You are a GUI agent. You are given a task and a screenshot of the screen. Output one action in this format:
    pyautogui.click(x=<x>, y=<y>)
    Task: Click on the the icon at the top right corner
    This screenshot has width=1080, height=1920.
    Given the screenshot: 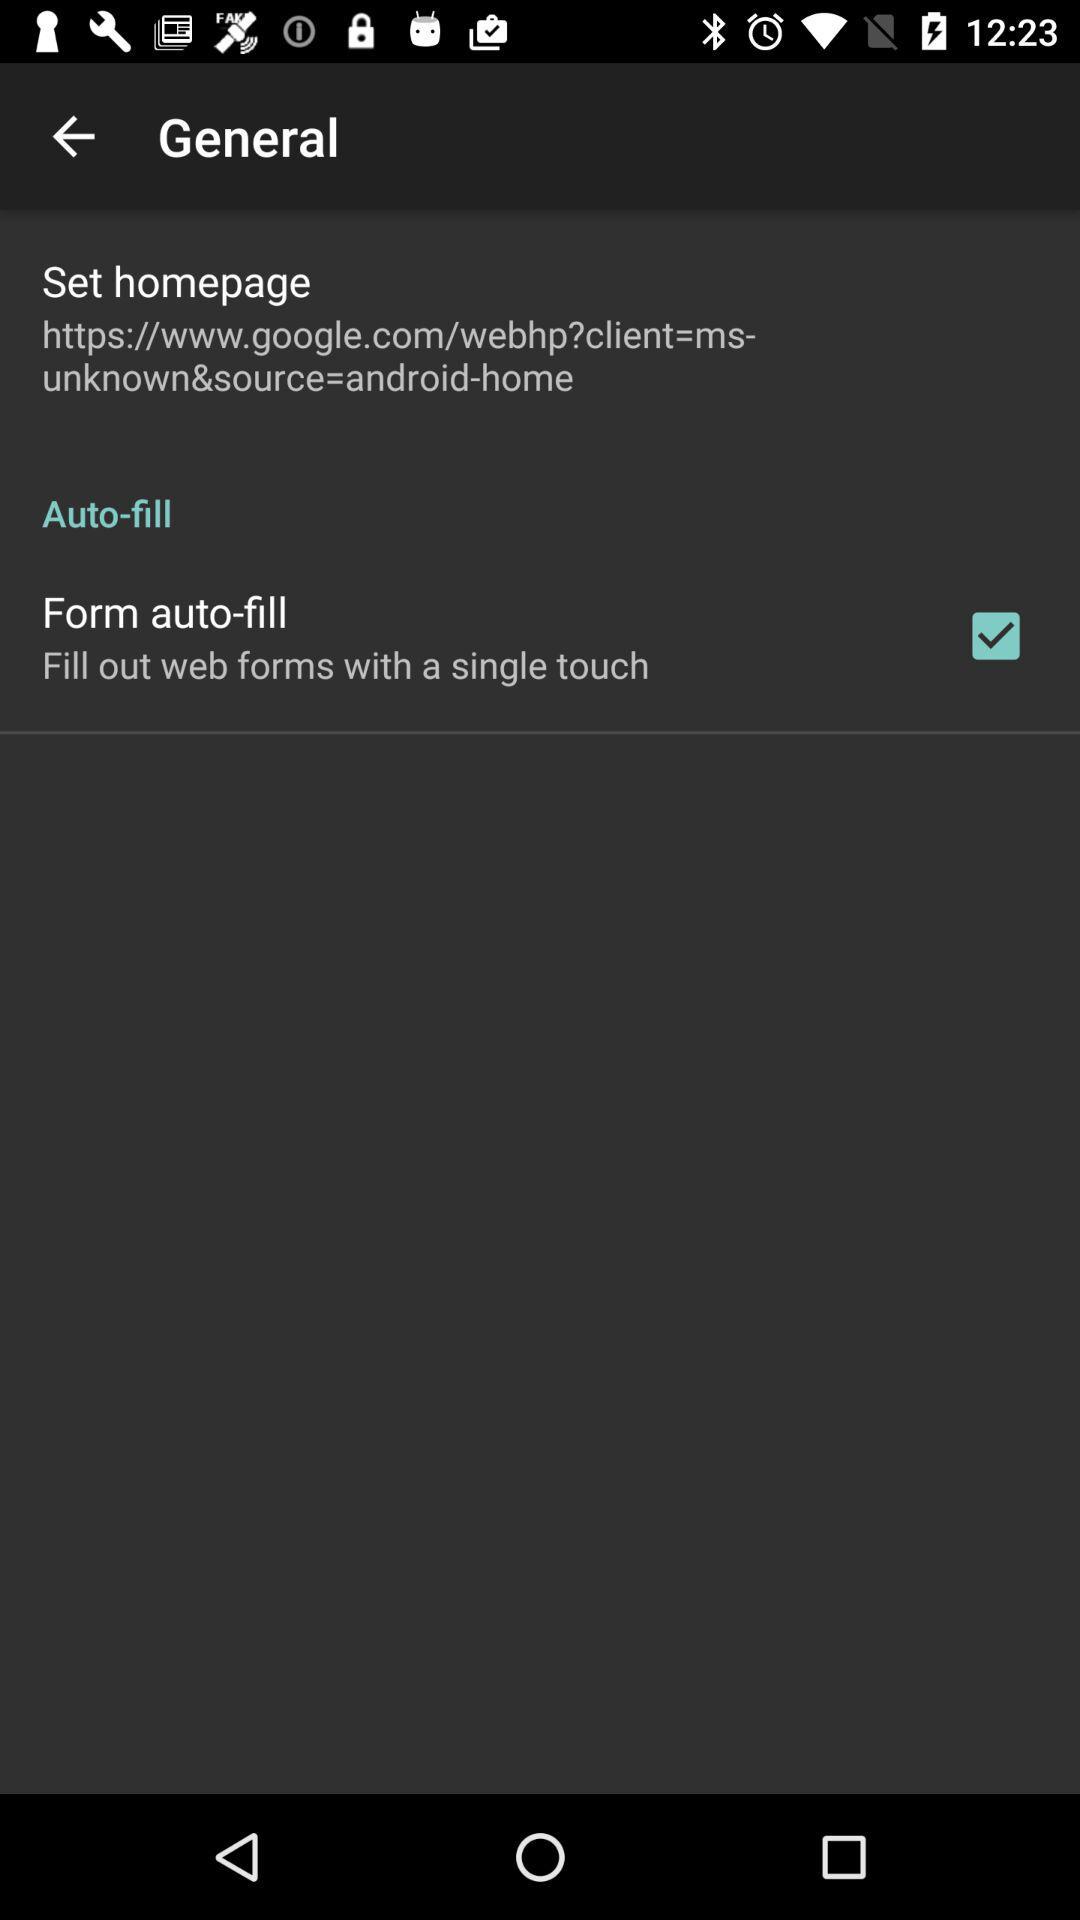 What is the action you would take?
    pyautogui.click(x=995, y=634)
    